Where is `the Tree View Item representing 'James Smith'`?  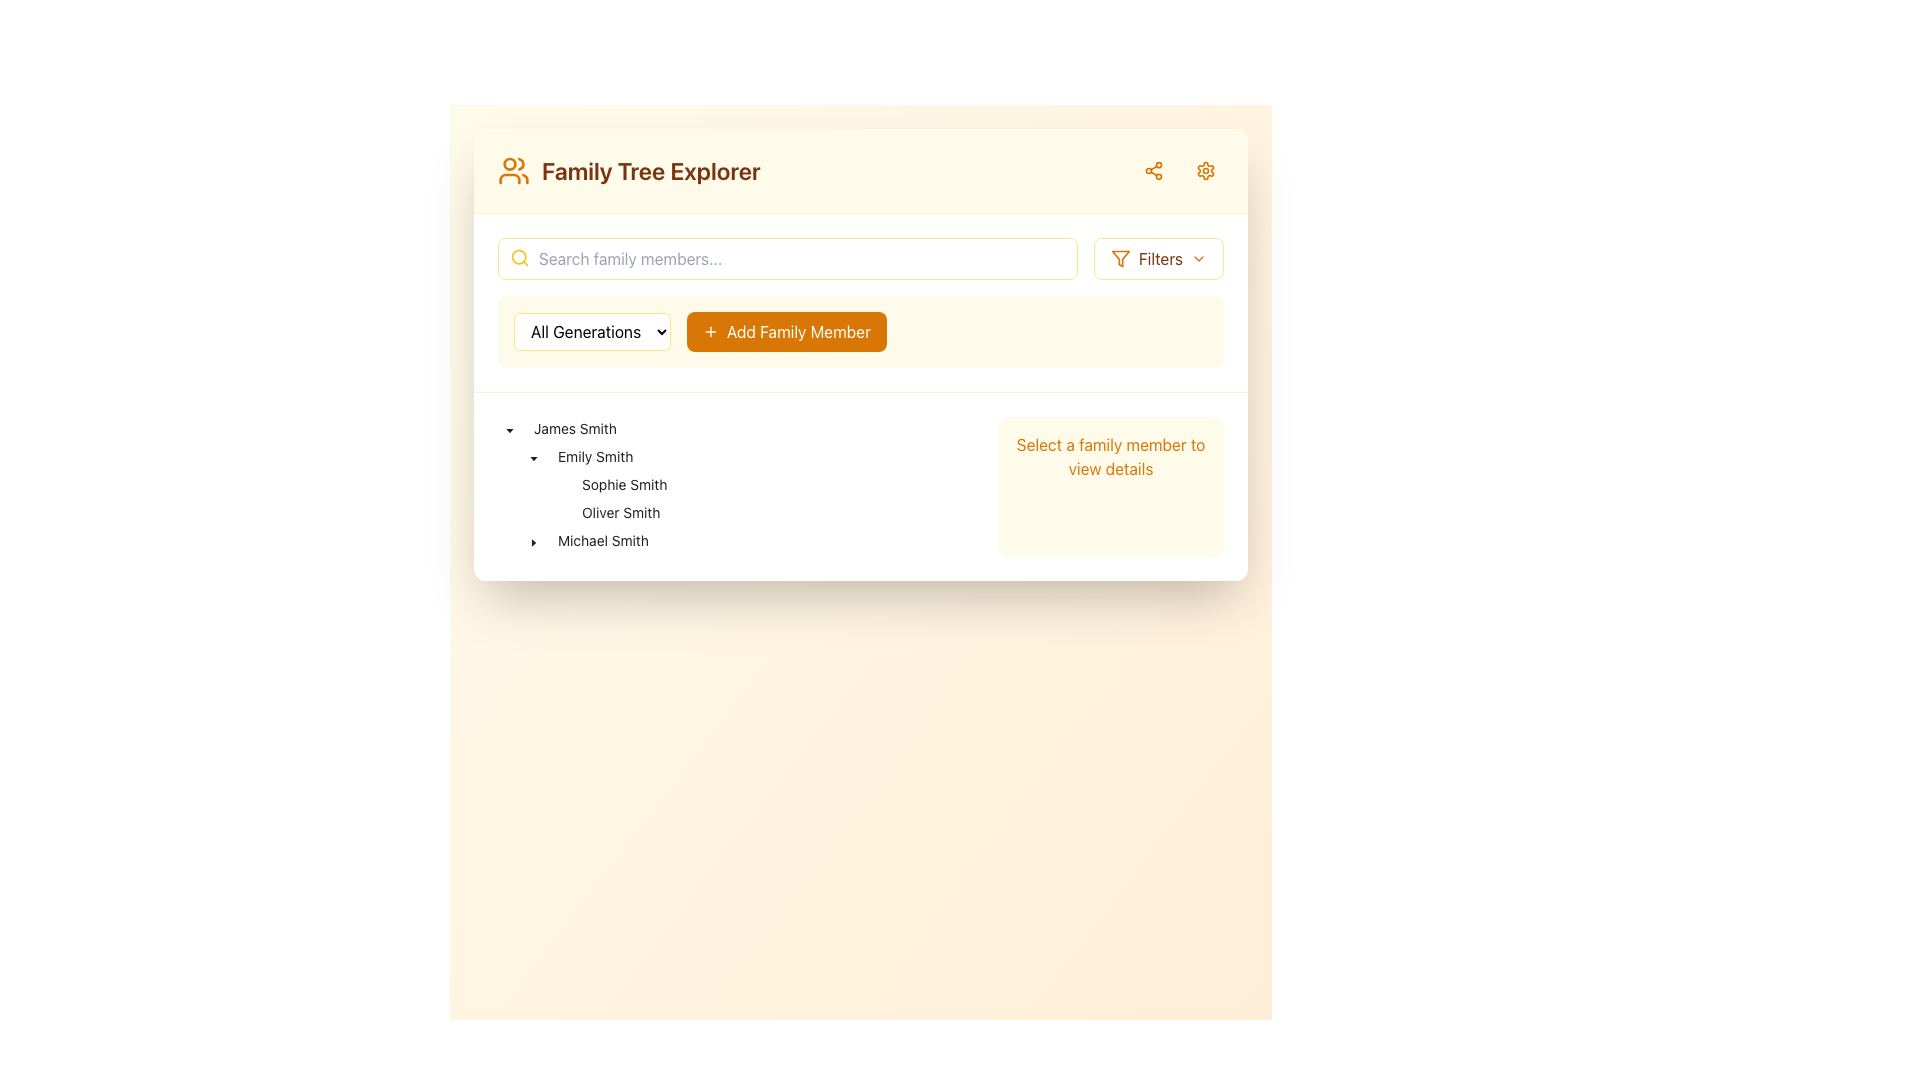
the Tree View Item representing 'James Smith' is located at coordinates (560, 427).